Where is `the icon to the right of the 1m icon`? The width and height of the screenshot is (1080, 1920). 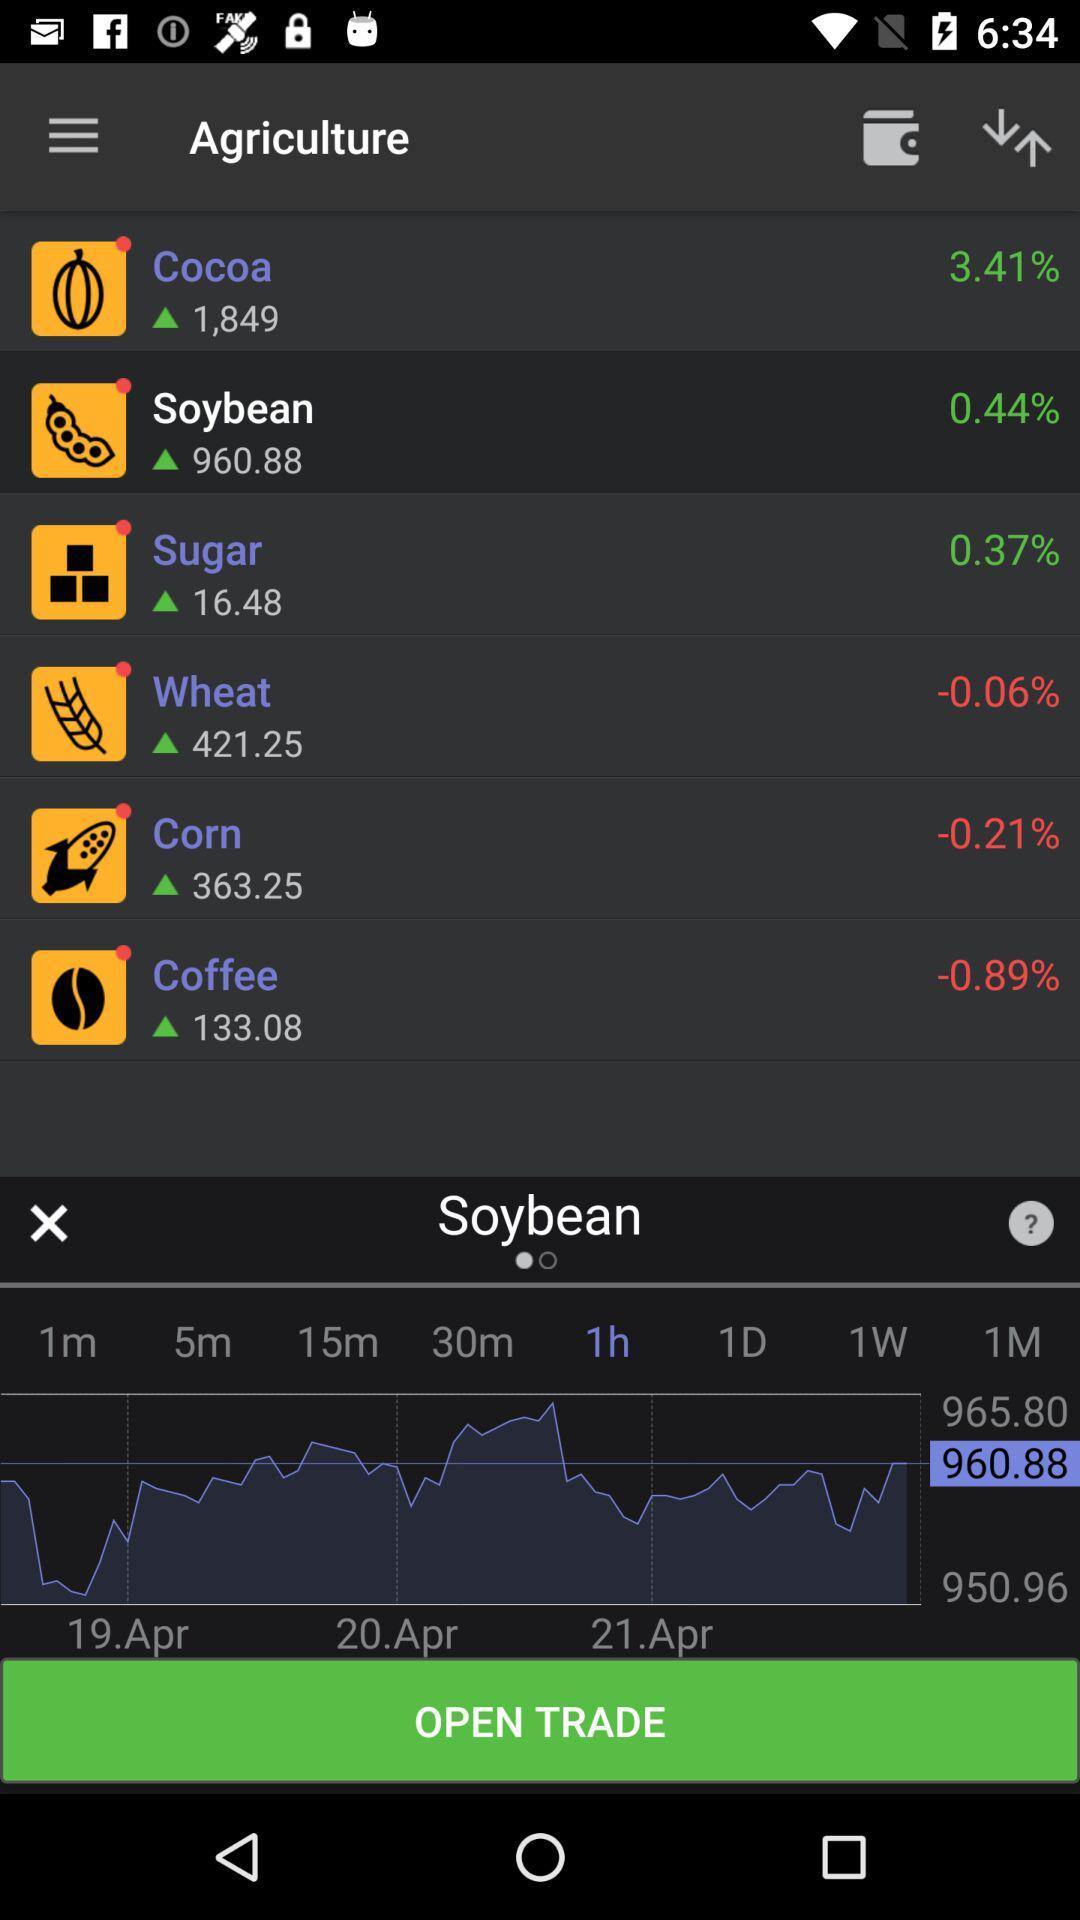
the icon to the right of the 1m icon is located at coordinates (202, 1340).